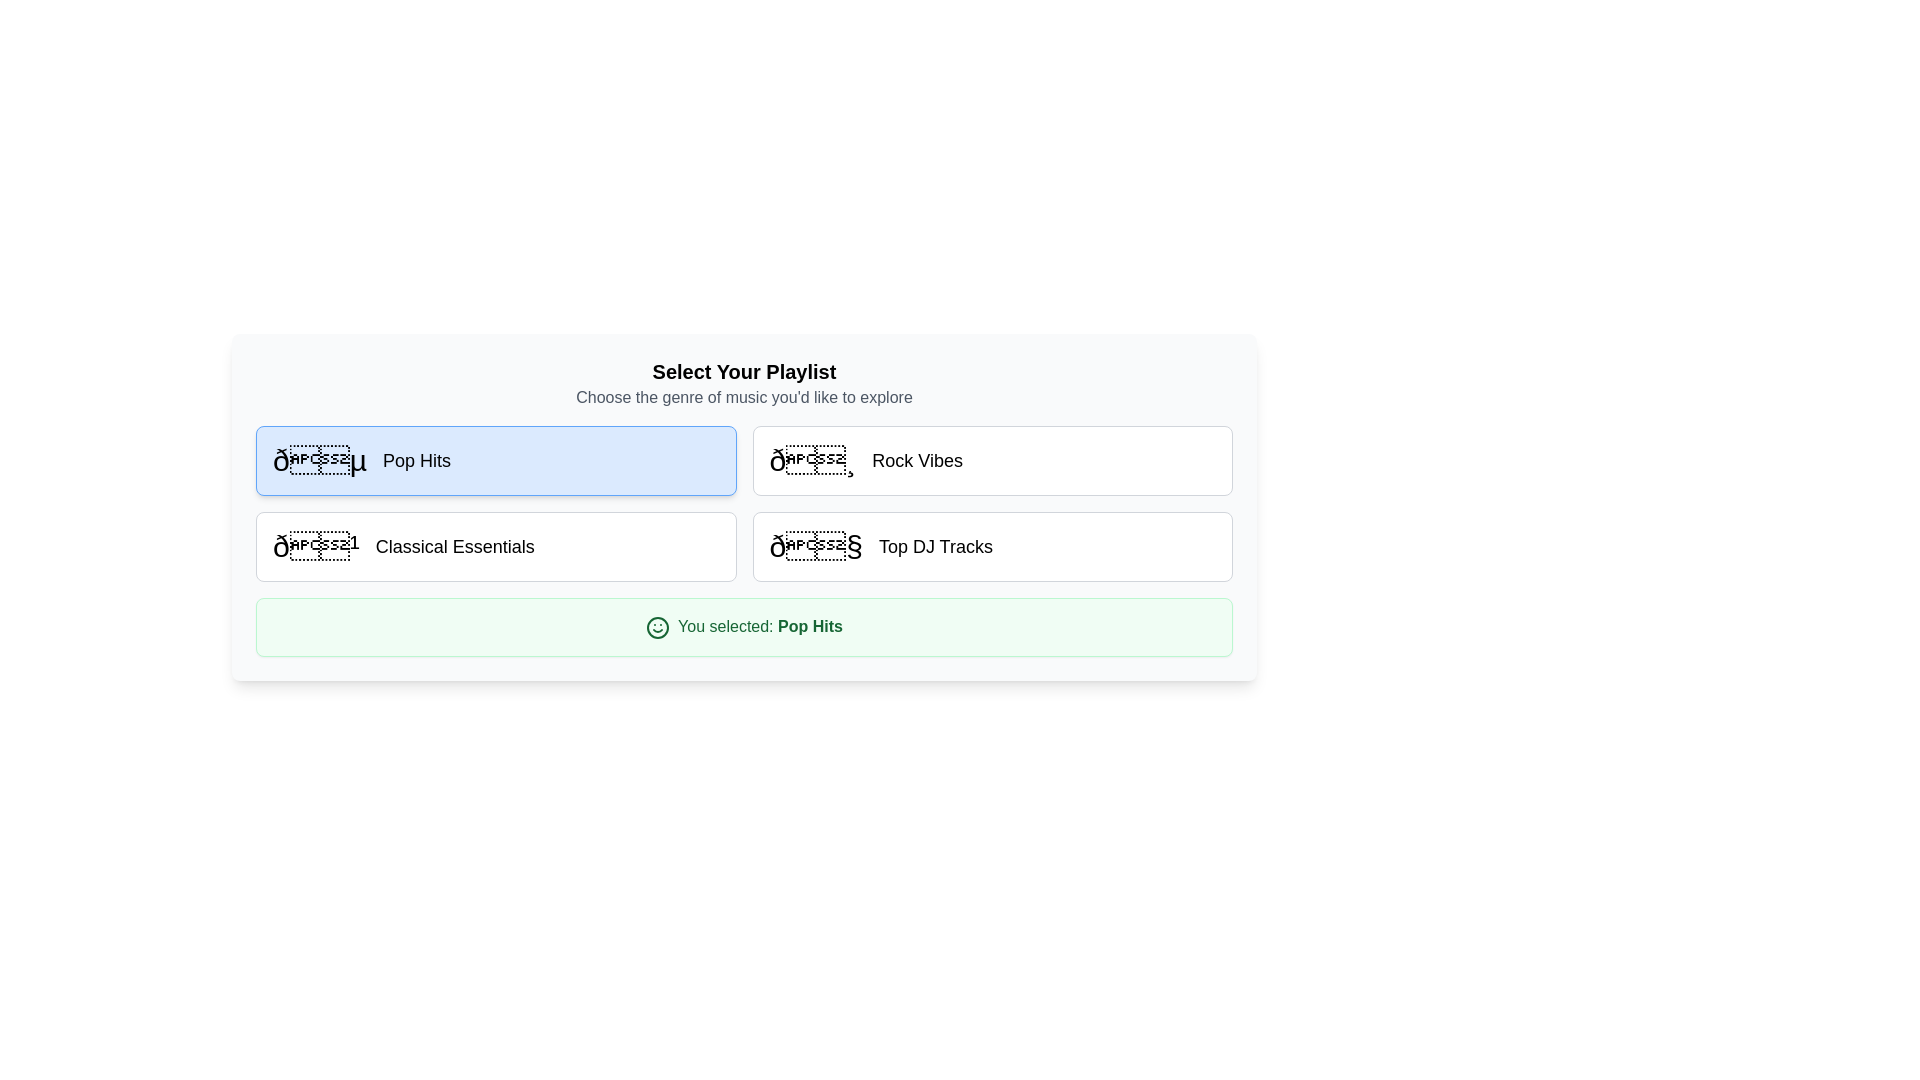 The image size is (1920, 1080). I want to click on the decorative symbol for the 'Pop Hits' playlist category located in the blue button at the top-left corner of the button grid, so click(320, 461).